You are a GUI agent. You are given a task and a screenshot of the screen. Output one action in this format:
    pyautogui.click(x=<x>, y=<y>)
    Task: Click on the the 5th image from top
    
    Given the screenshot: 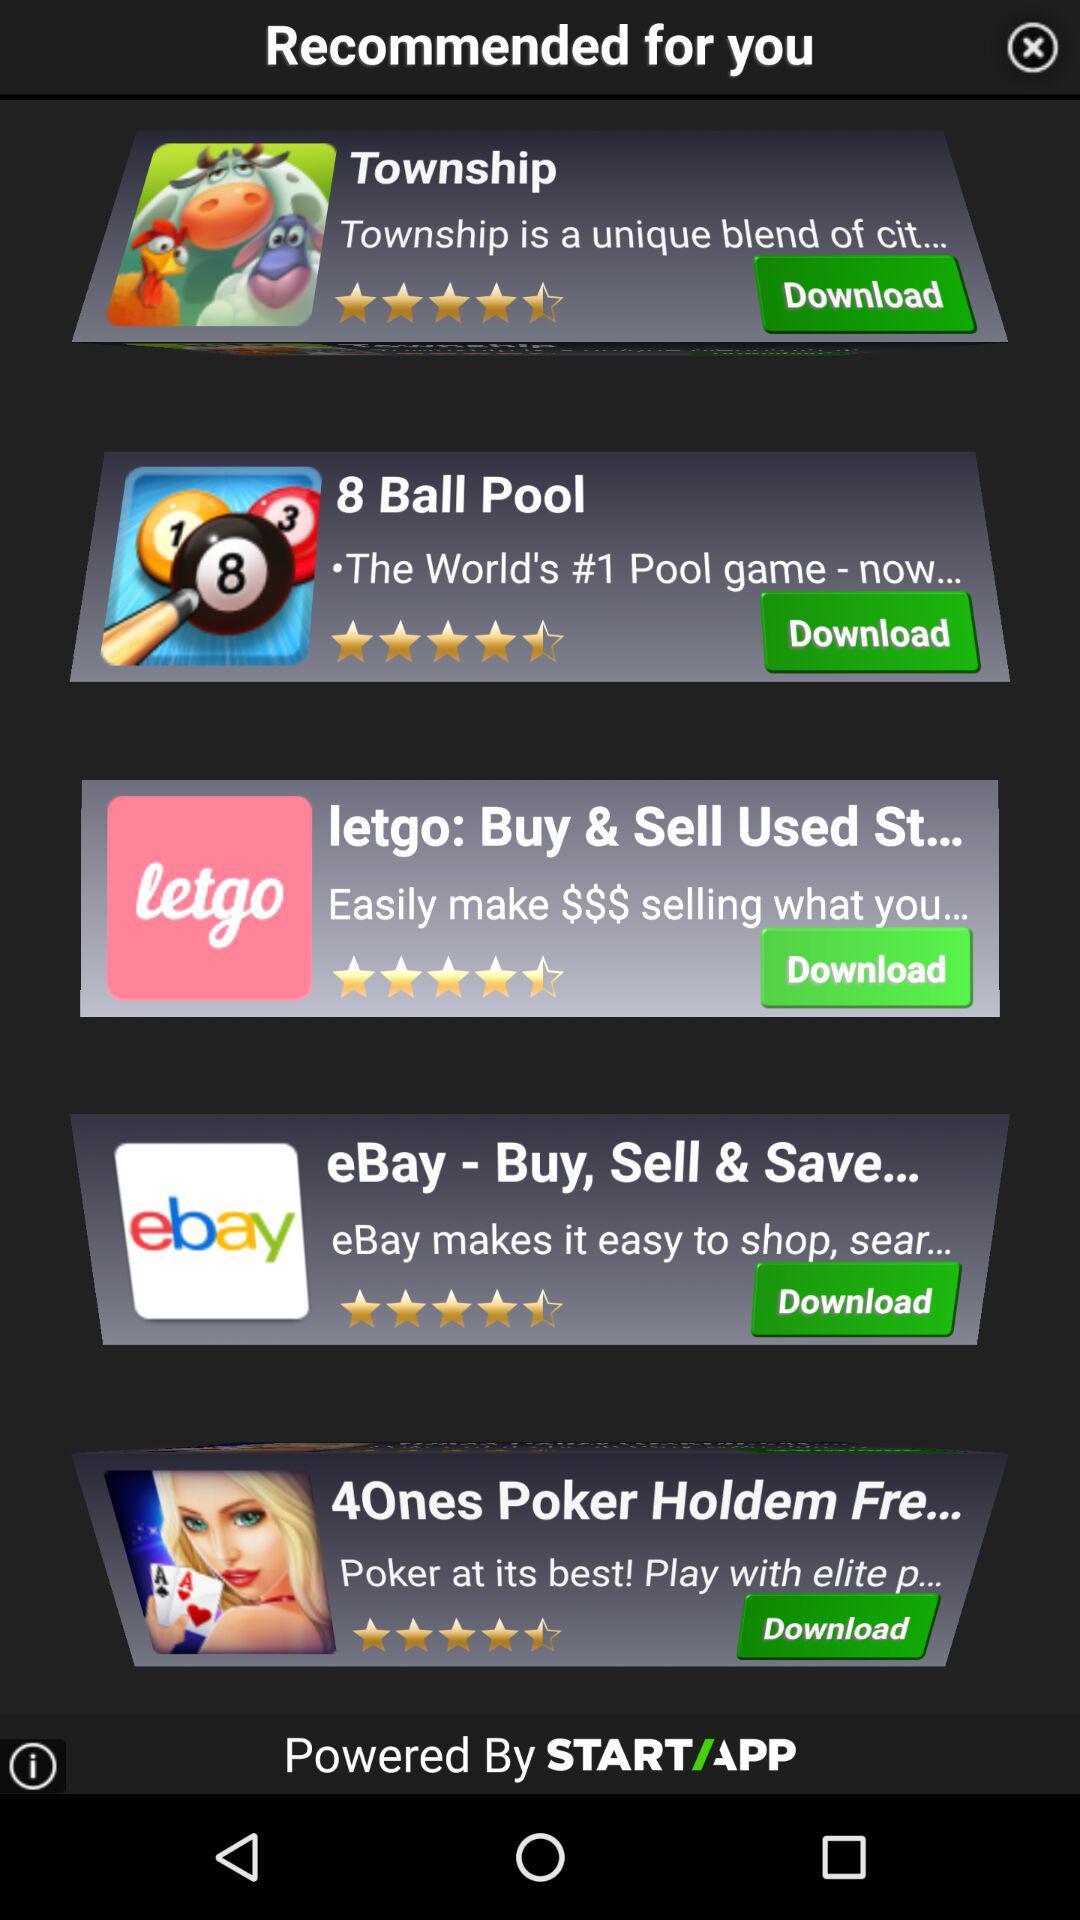 What is the action you would take?
    pyautogui.click(x=217, y=1536)
    